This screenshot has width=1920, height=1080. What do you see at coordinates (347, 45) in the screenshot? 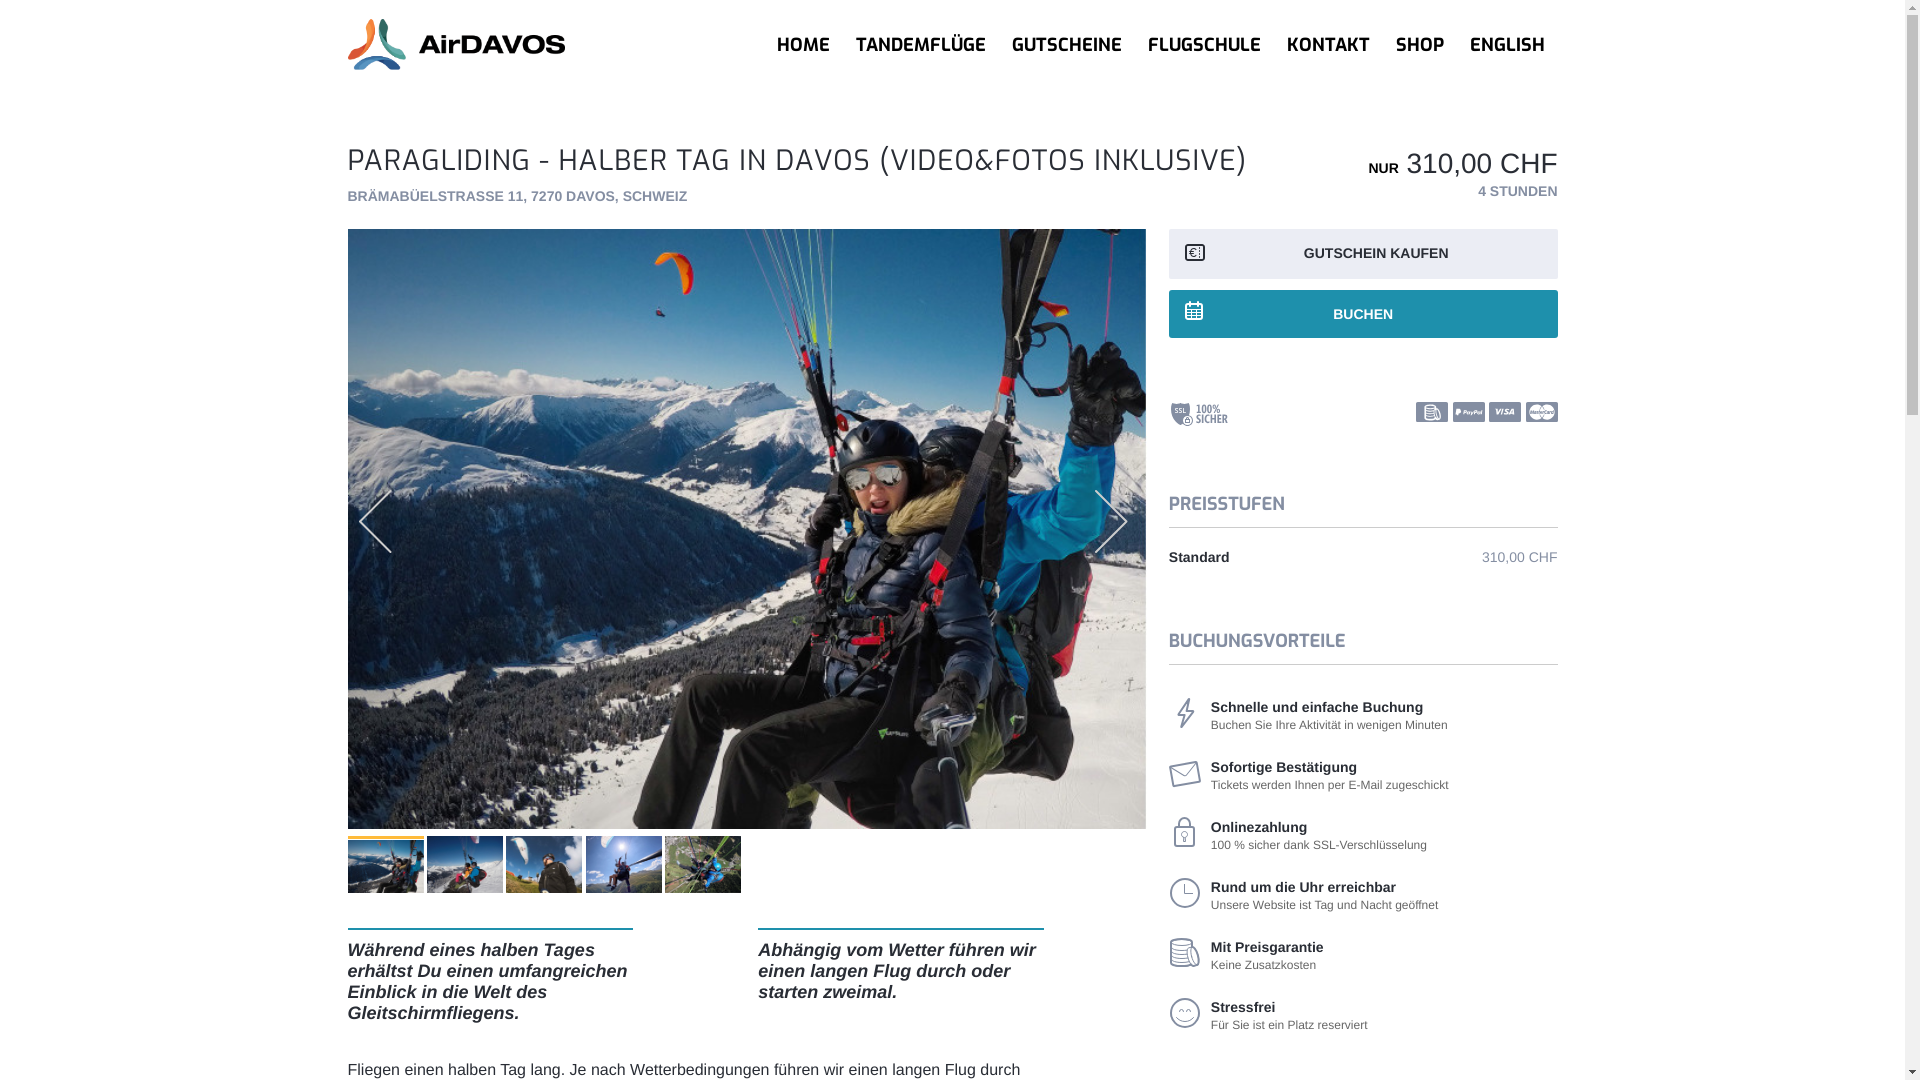
I see `'AirDavosParagliding-Logo'` at bounding box center [347, 45].